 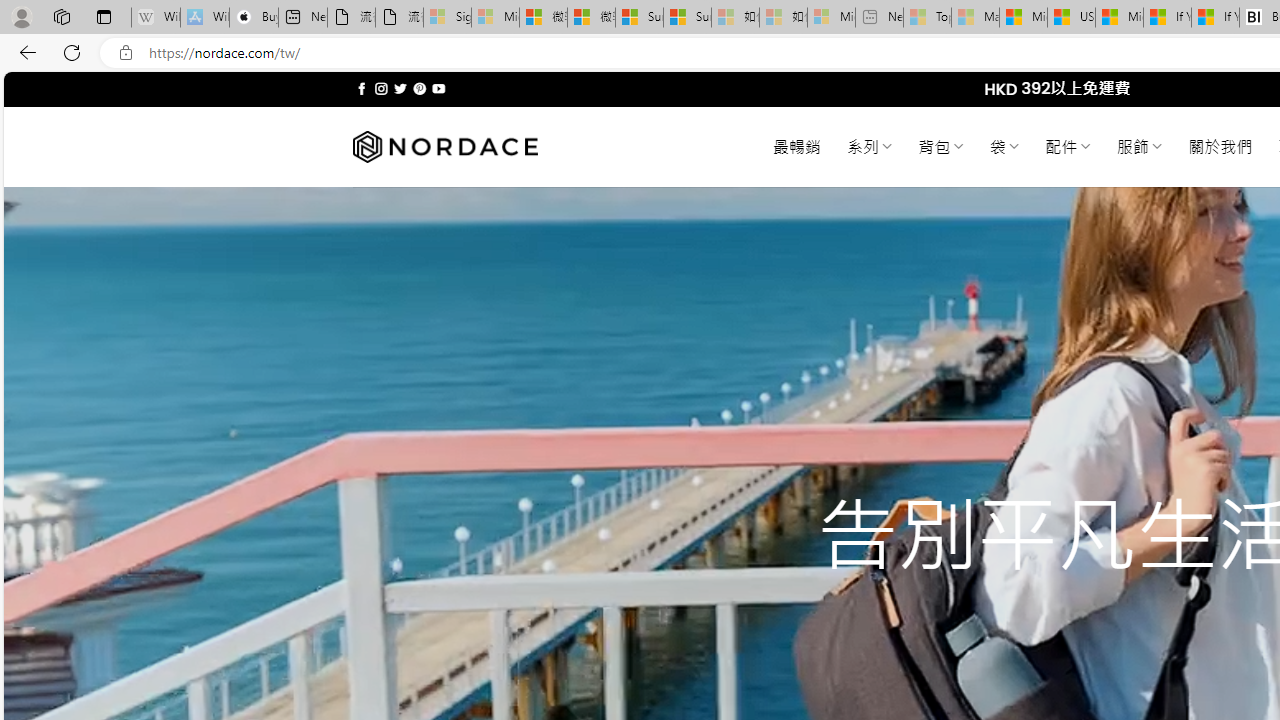 What do you see at coordinates (72, 51) in the screenshot?
I see `'Refresh'` at bounding box center [72, 51].